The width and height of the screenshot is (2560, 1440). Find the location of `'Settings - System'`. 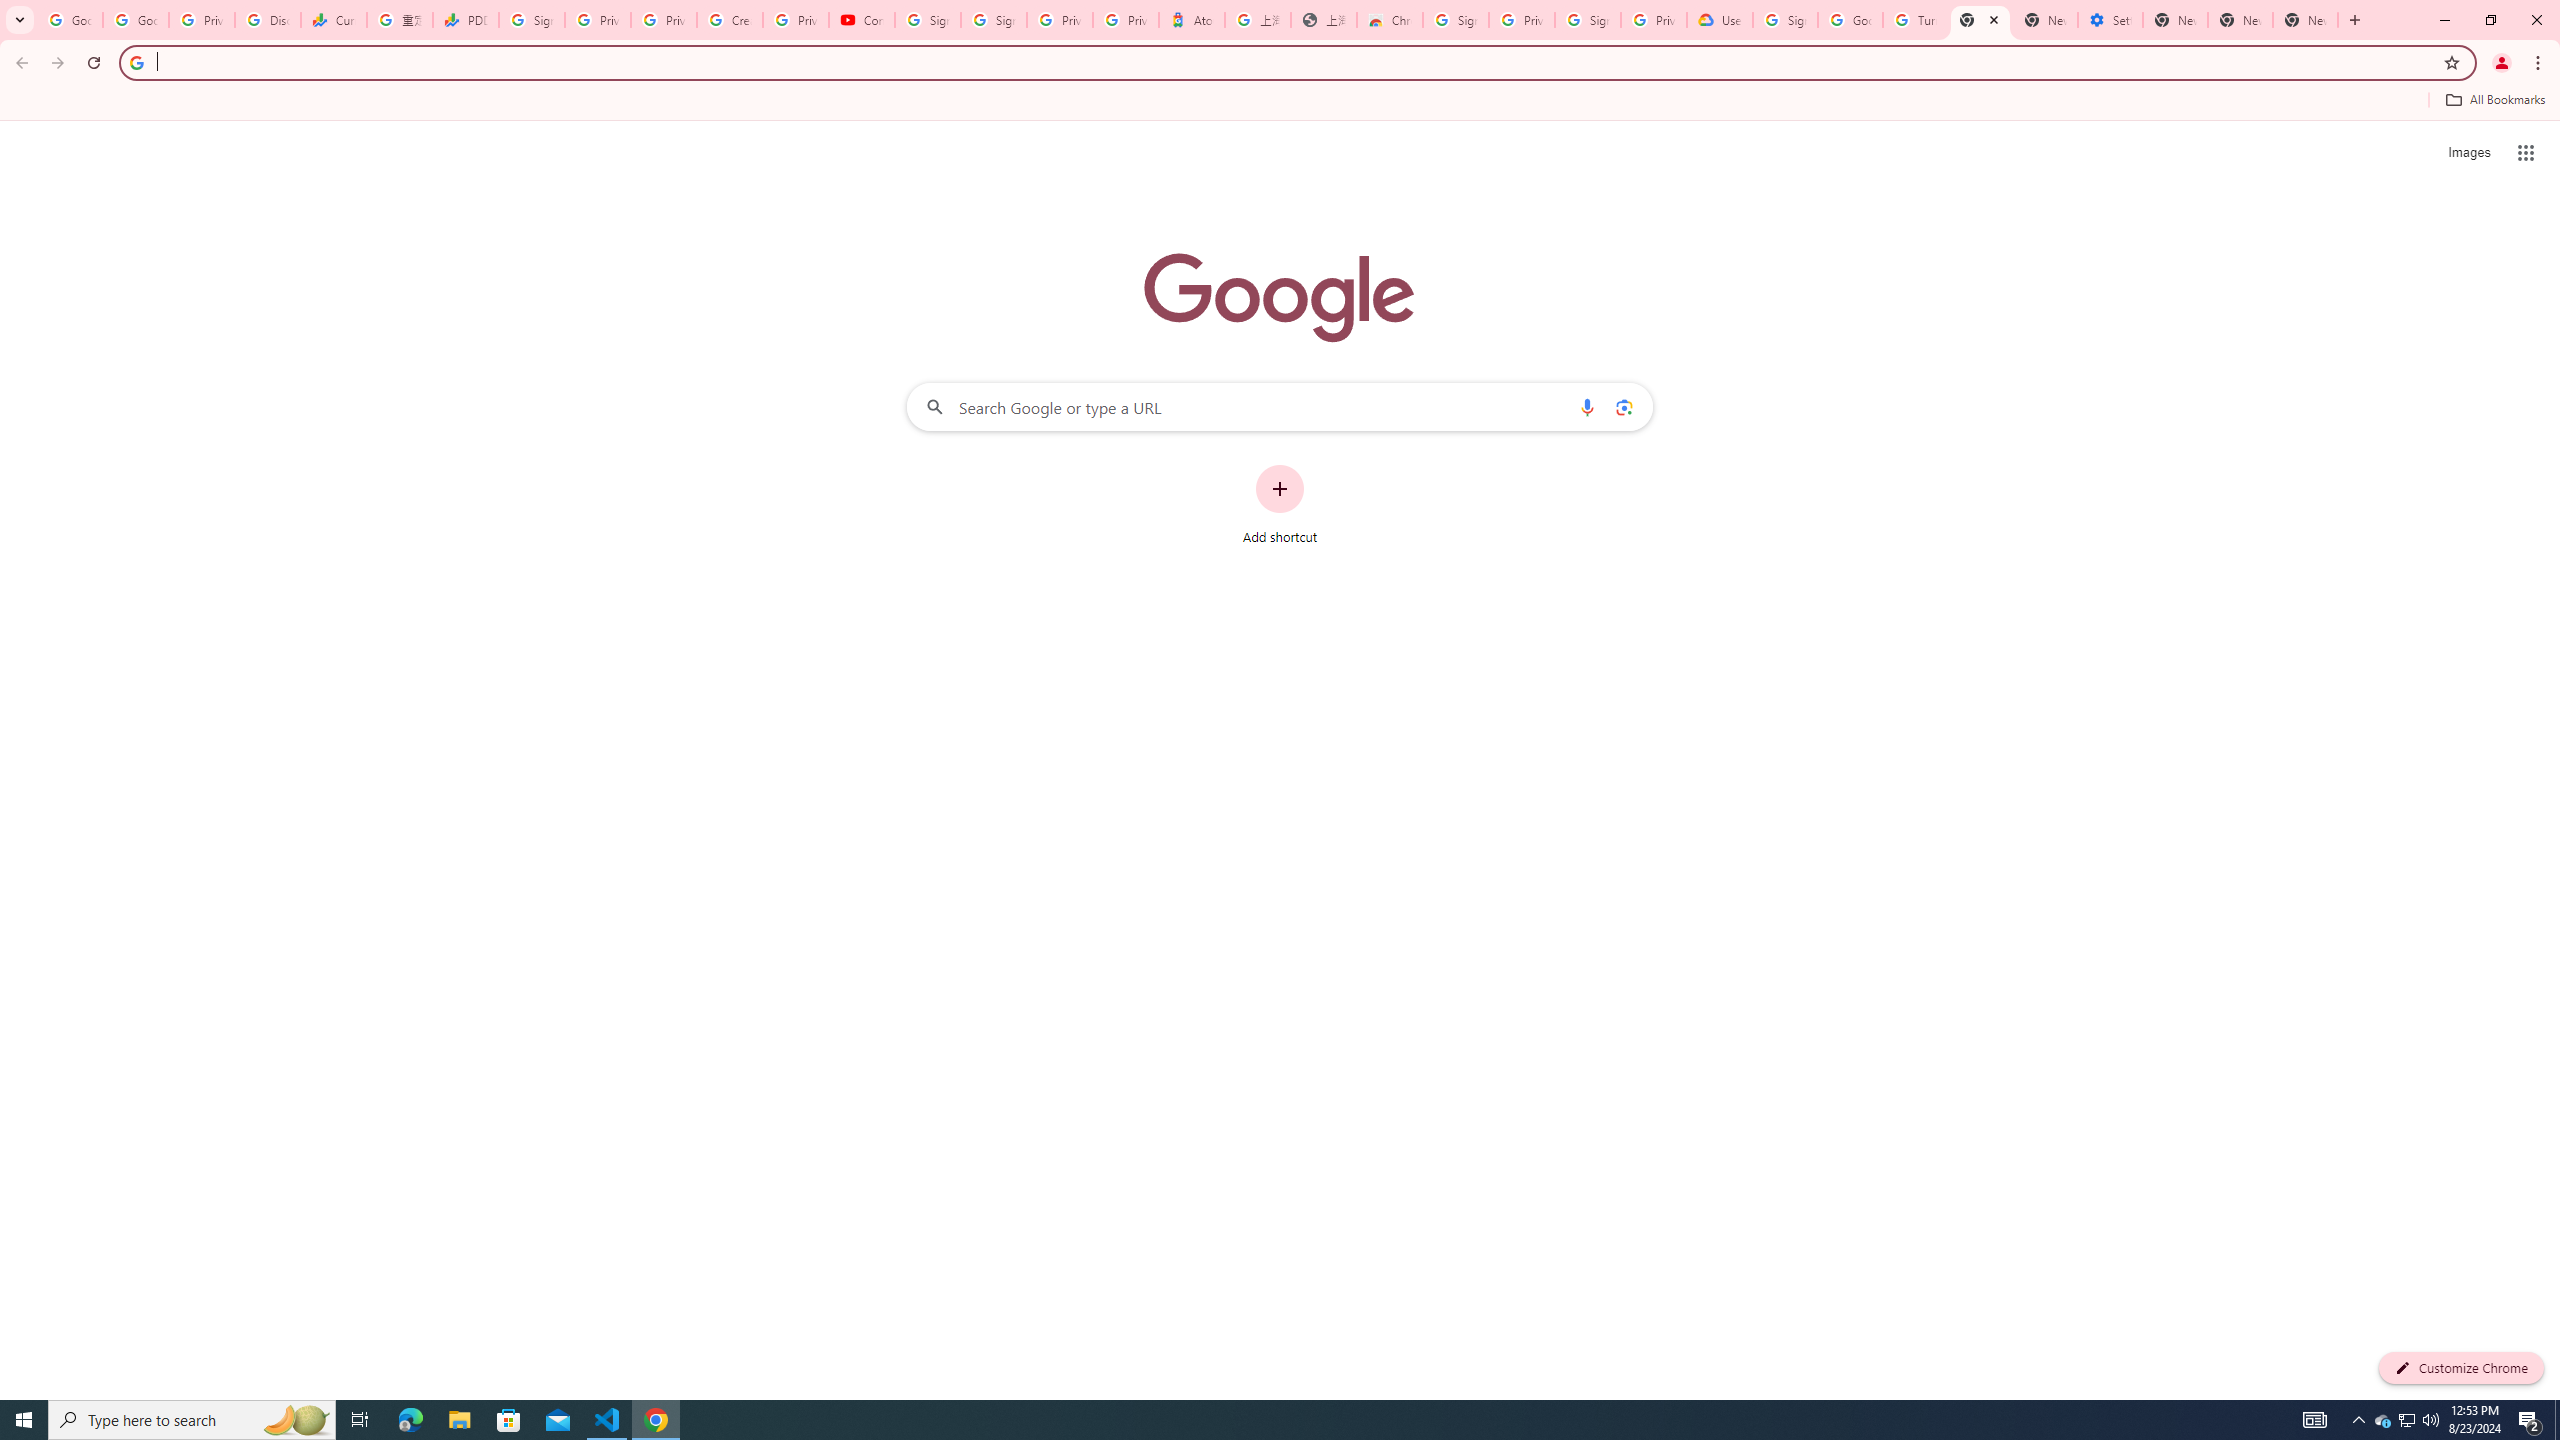

'Settings - System' is located at coordinates (2109, 19).